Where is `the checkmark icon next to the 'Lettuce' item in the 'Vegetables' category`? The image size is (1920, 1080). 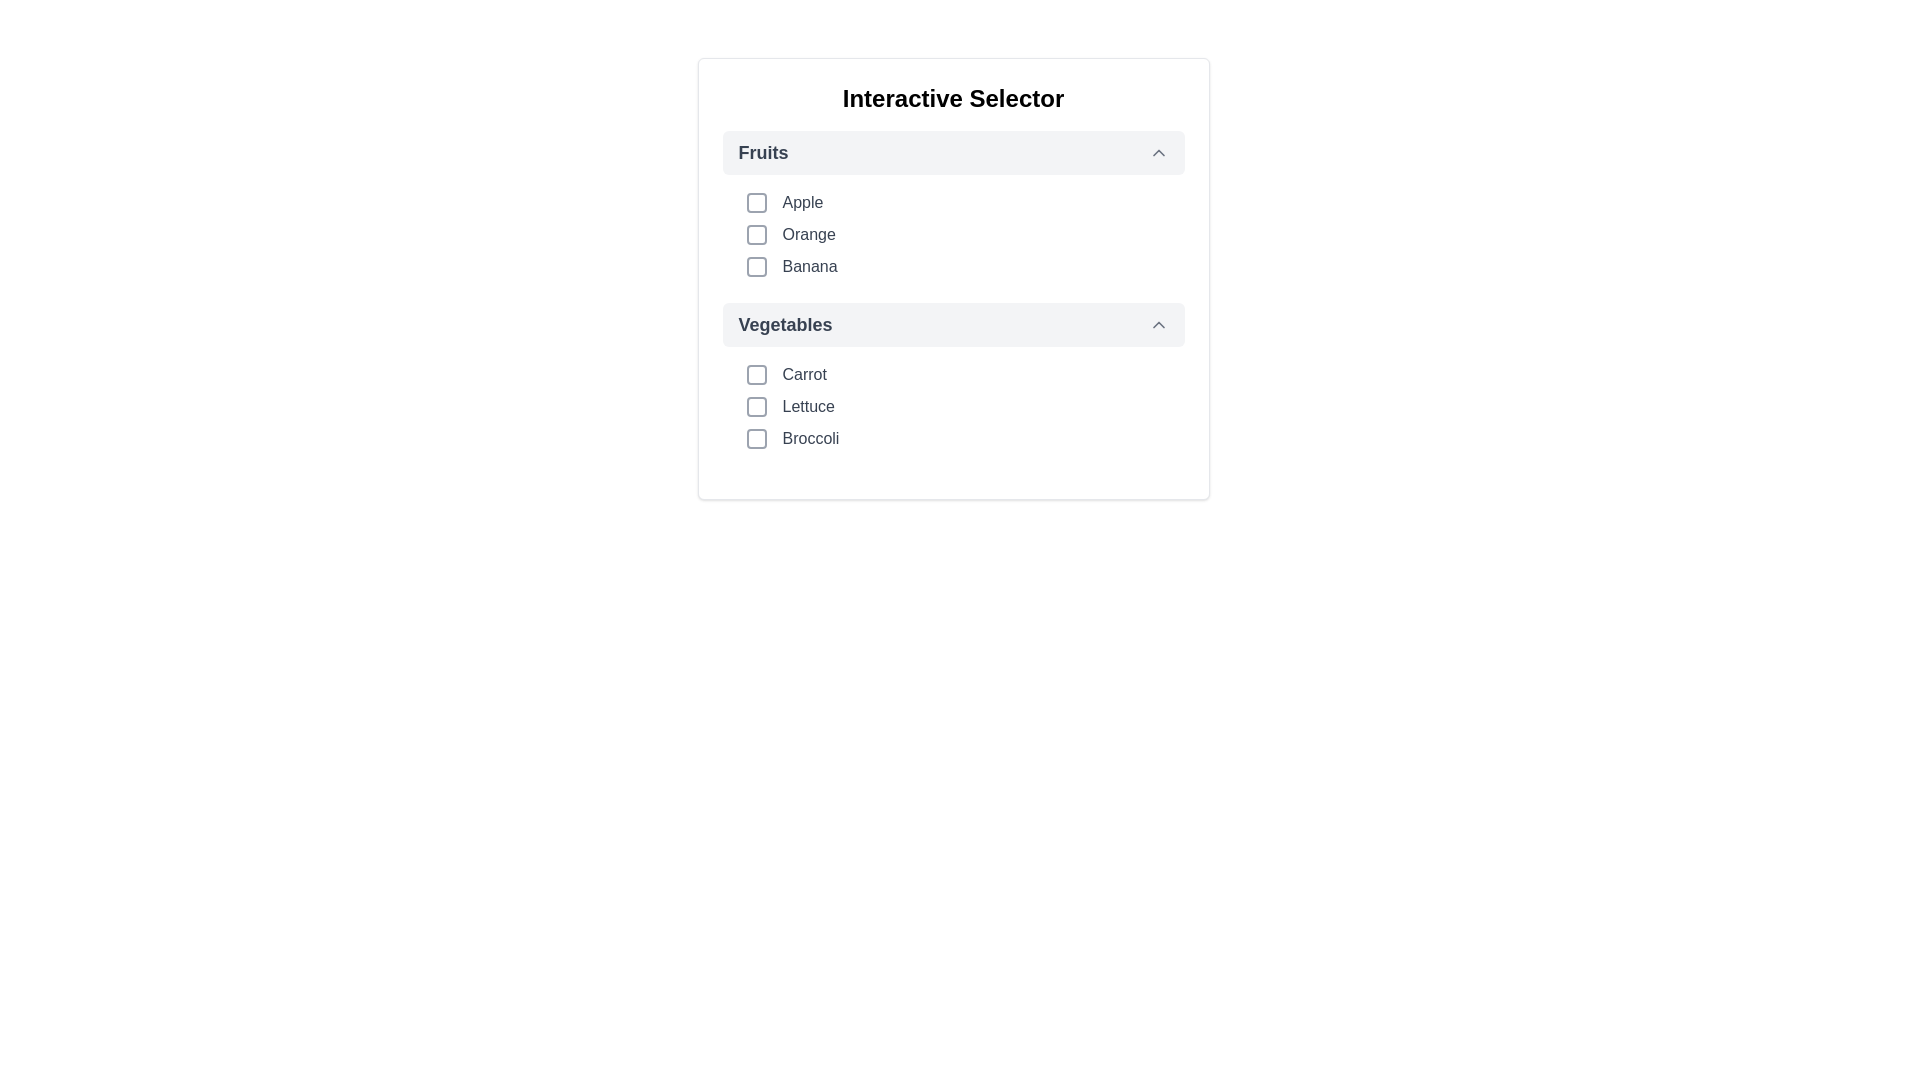 the checkmark icon next to the 'Lettuce' item in the 'Vegetables' category is located at coordinates (755, 406).